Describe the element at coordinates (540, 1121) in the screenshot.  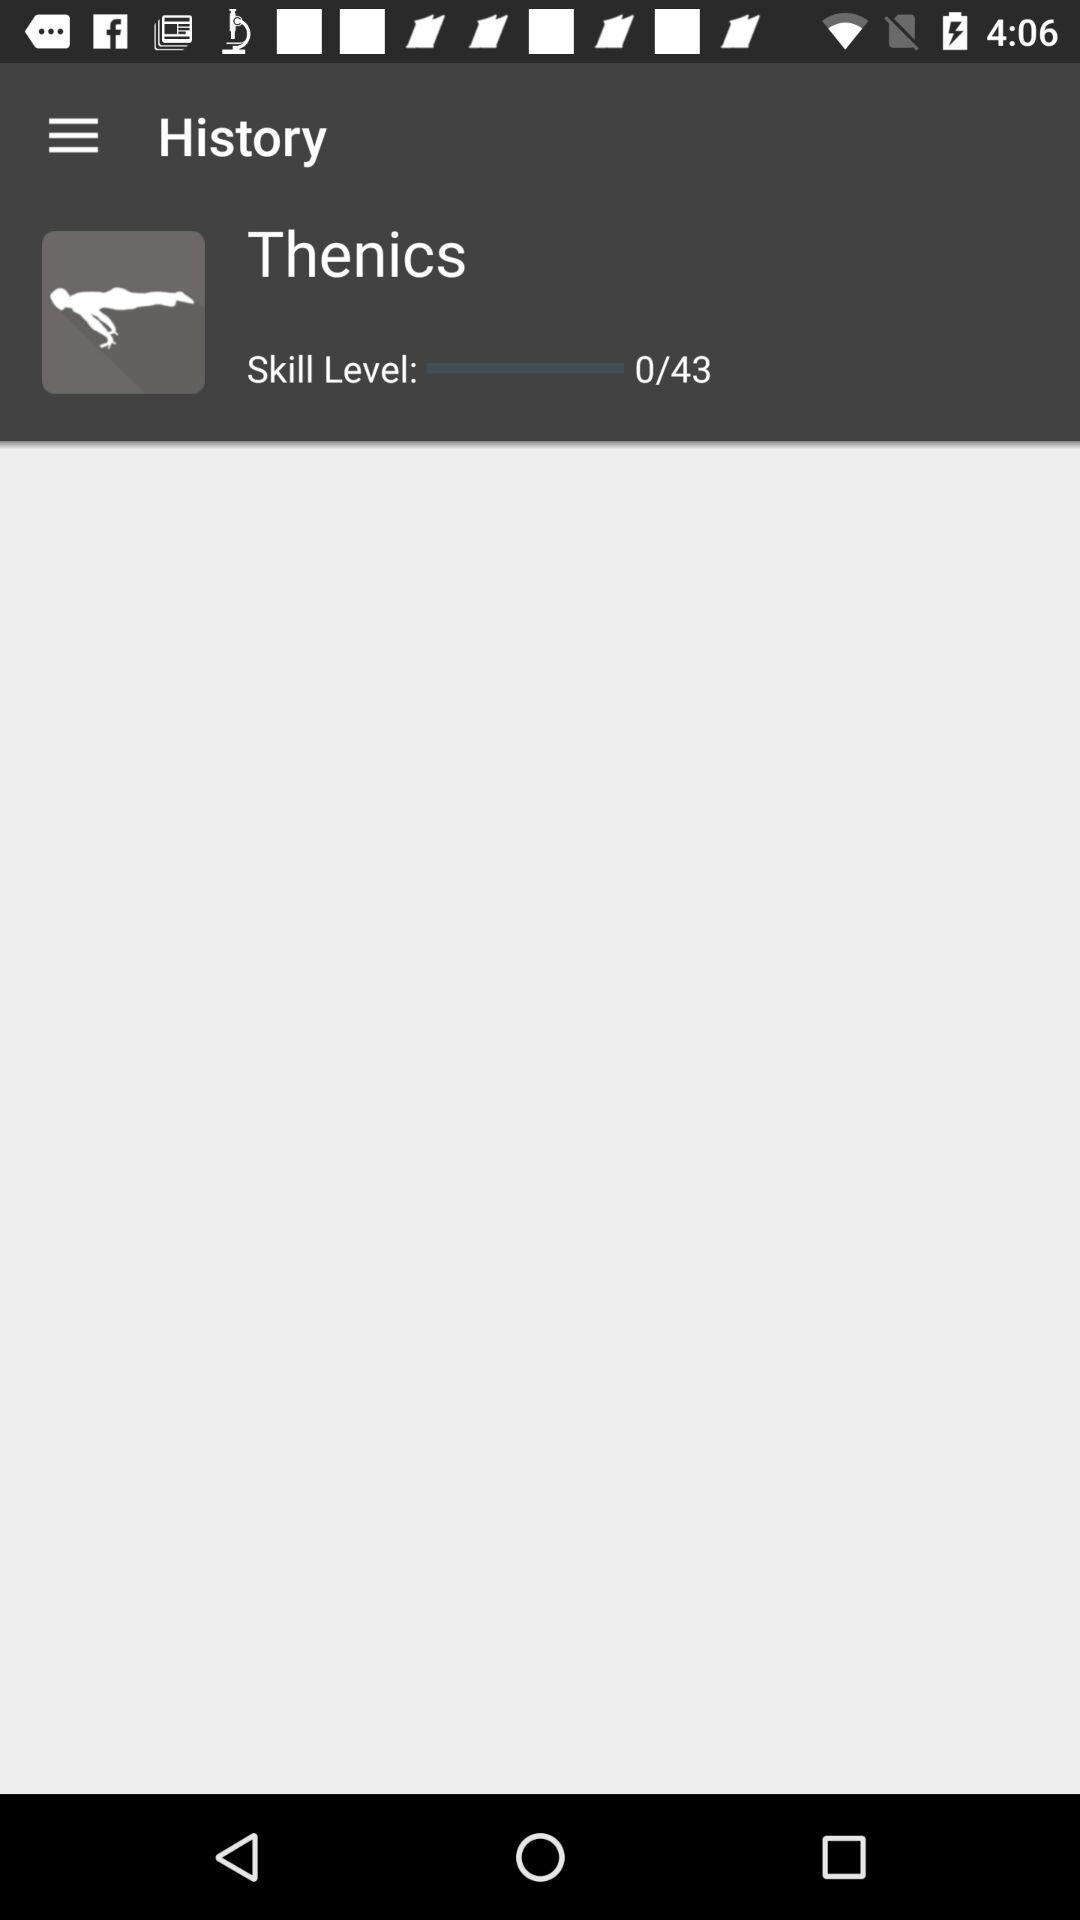
I see `the item at the center` at that location.